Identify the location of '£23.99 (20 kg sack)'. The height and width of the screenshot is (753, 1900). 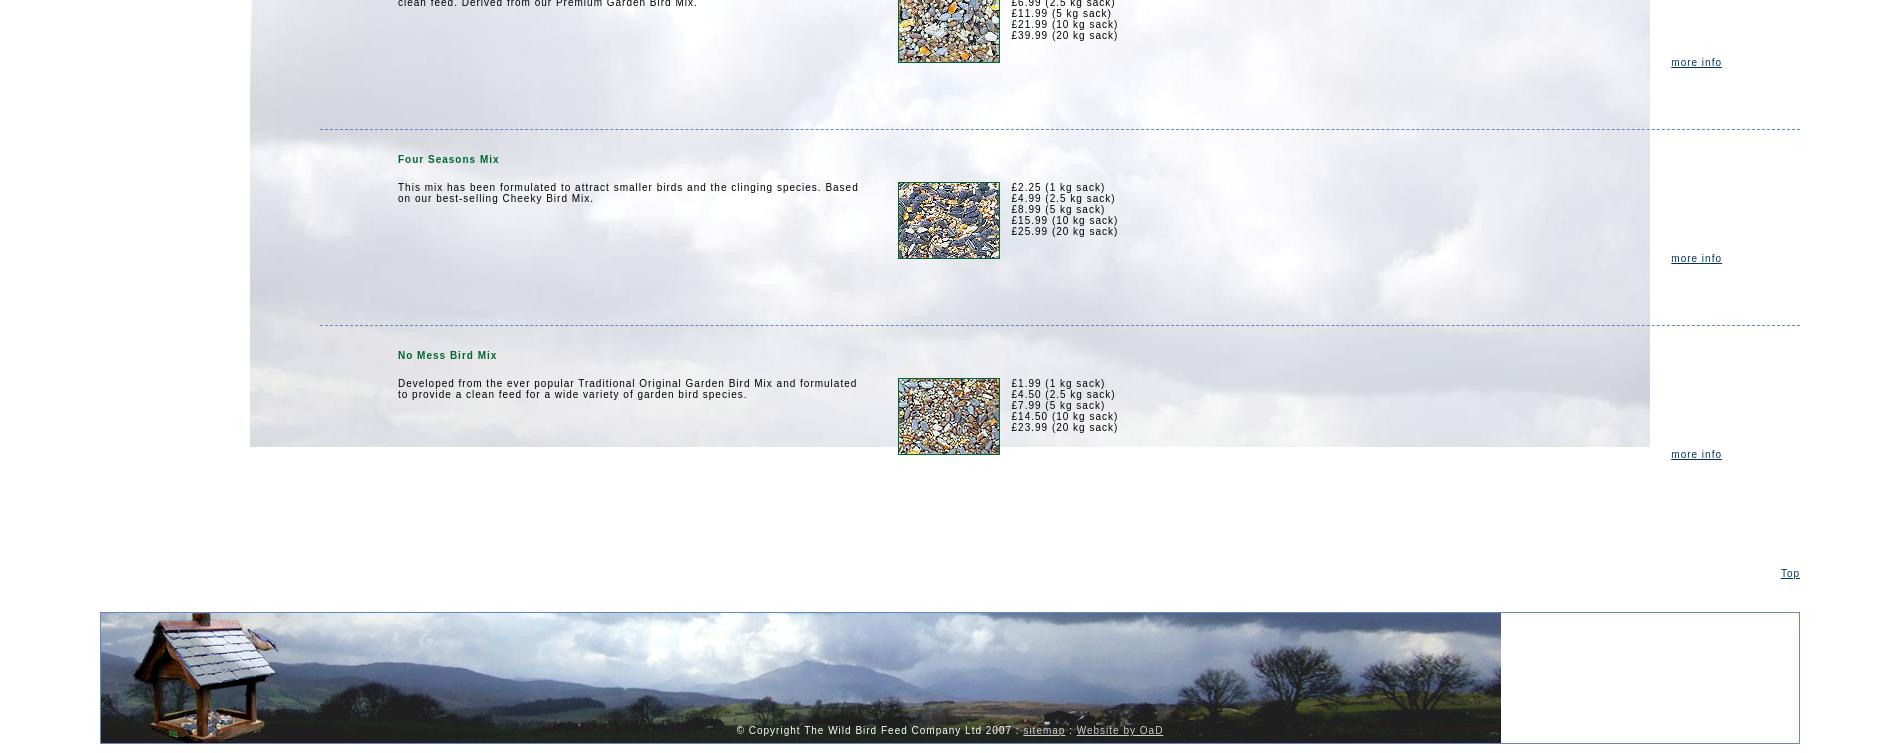
(1010, 426).